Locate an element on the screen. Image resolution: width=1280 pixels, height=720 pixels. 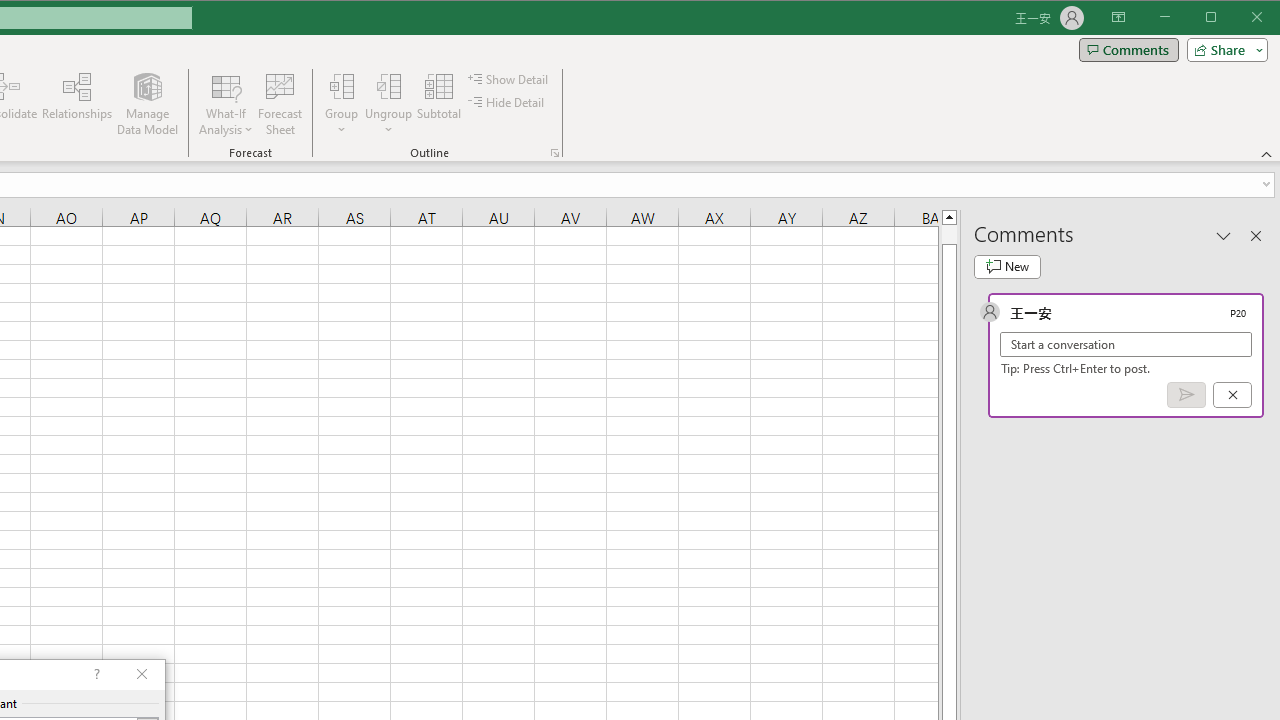
'Start a conversation' is located at coordinates (1126, 343).